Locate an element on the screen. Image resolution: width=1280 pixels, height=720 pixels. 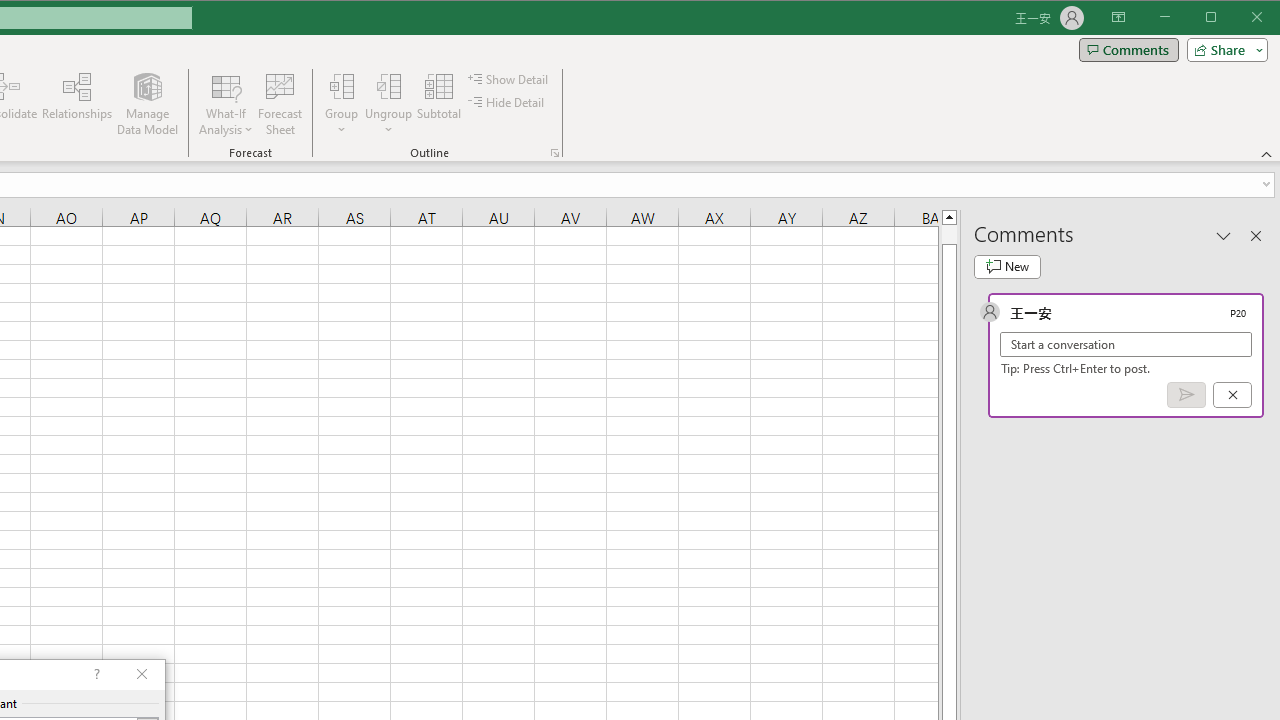
'Start a conversation' is located at coordinates (1126, 343).